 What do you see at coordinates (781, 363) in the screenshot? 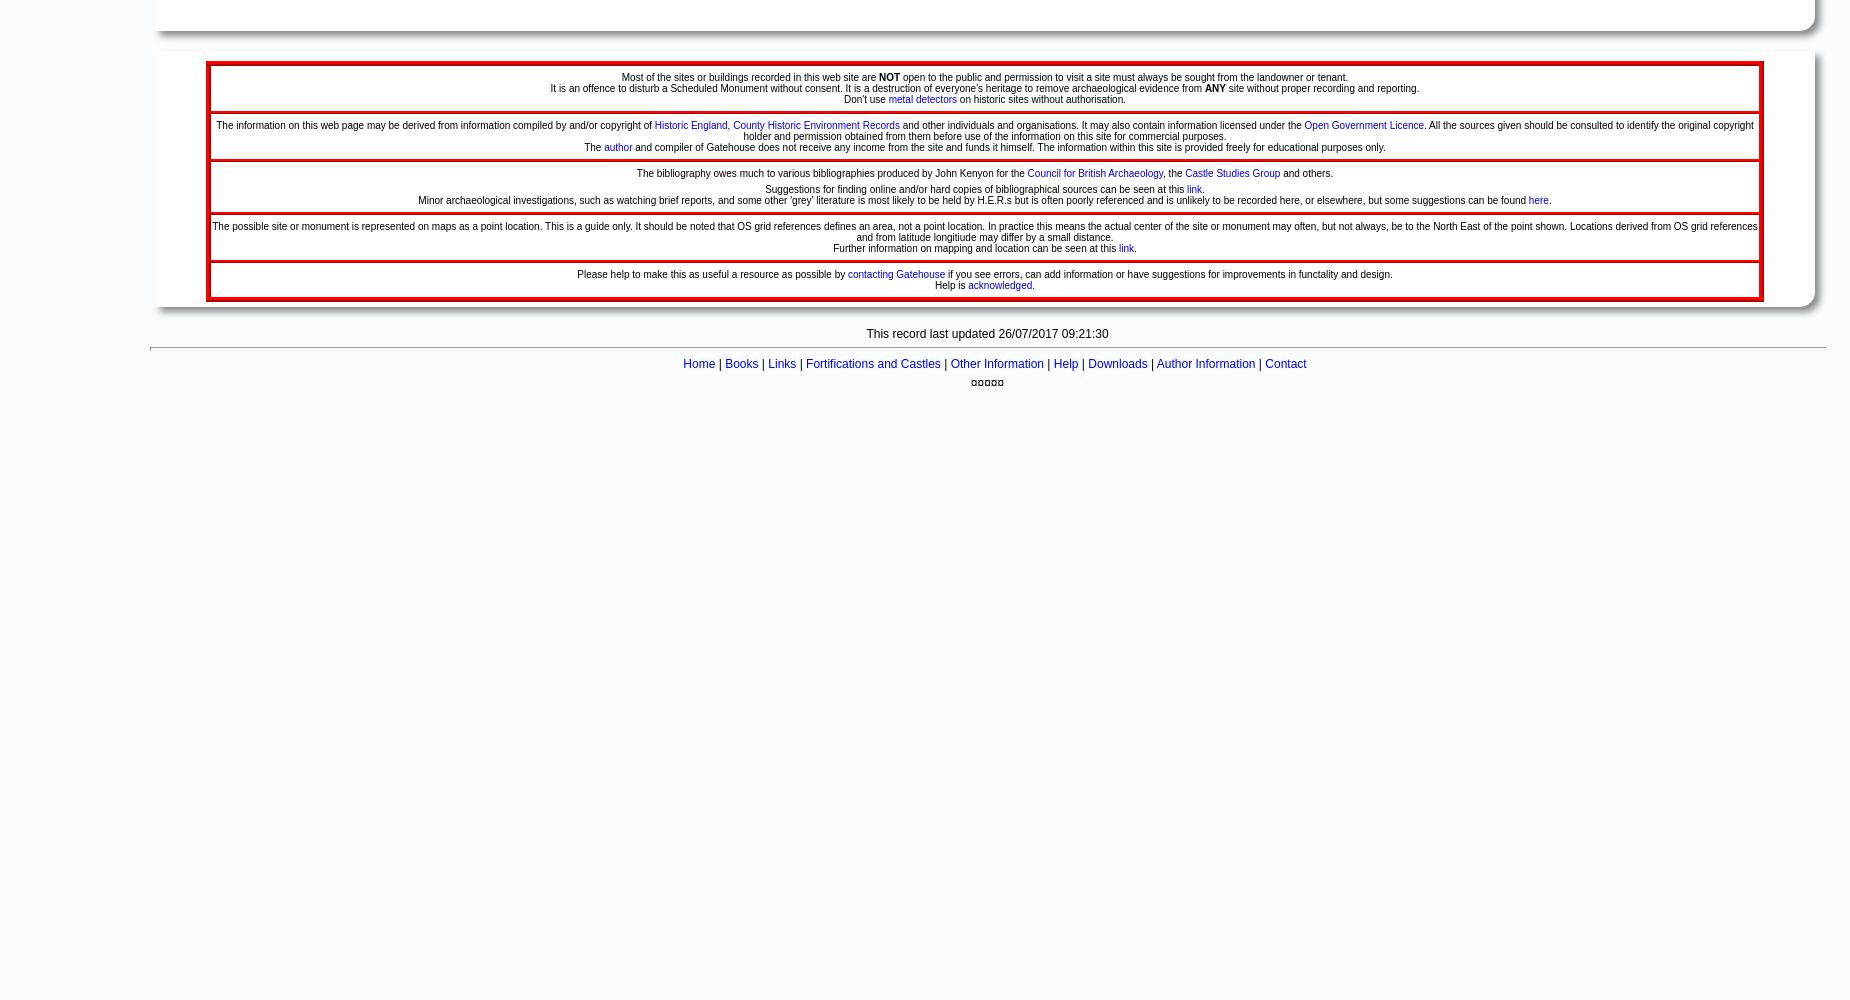
I see `'Links'` at bounding box center [781, 363].